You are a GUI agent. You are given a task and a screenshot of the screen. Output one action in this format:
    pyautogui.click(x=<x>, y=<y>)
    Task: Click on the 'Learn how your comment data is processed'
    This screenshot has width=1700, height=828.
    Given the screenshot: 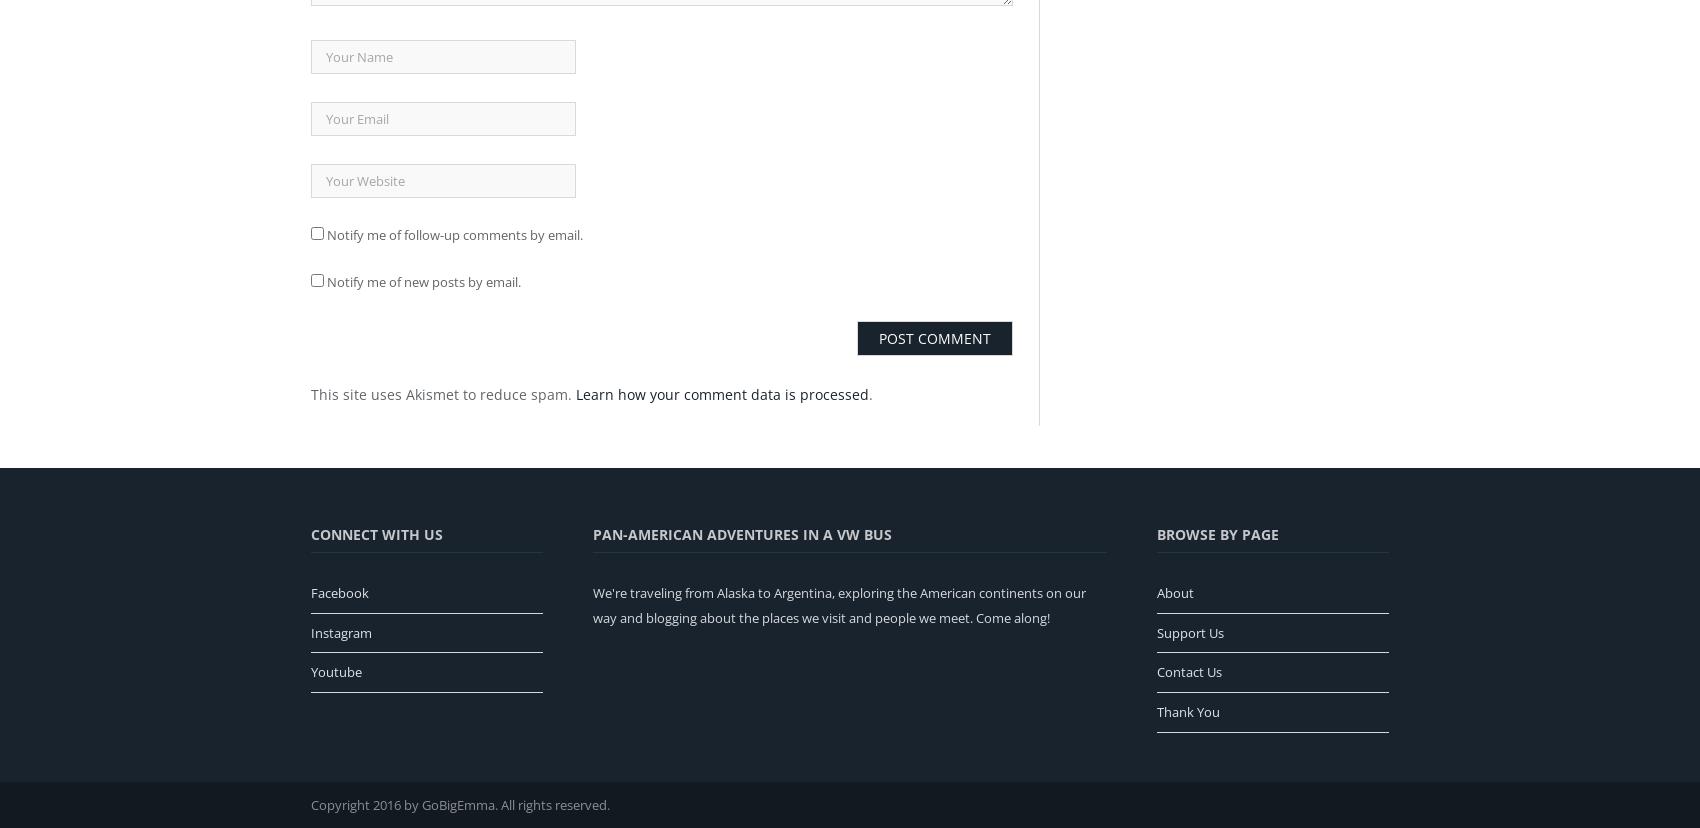 What is the action you would take?
    pyautogui.click(x=722, y=392)
    